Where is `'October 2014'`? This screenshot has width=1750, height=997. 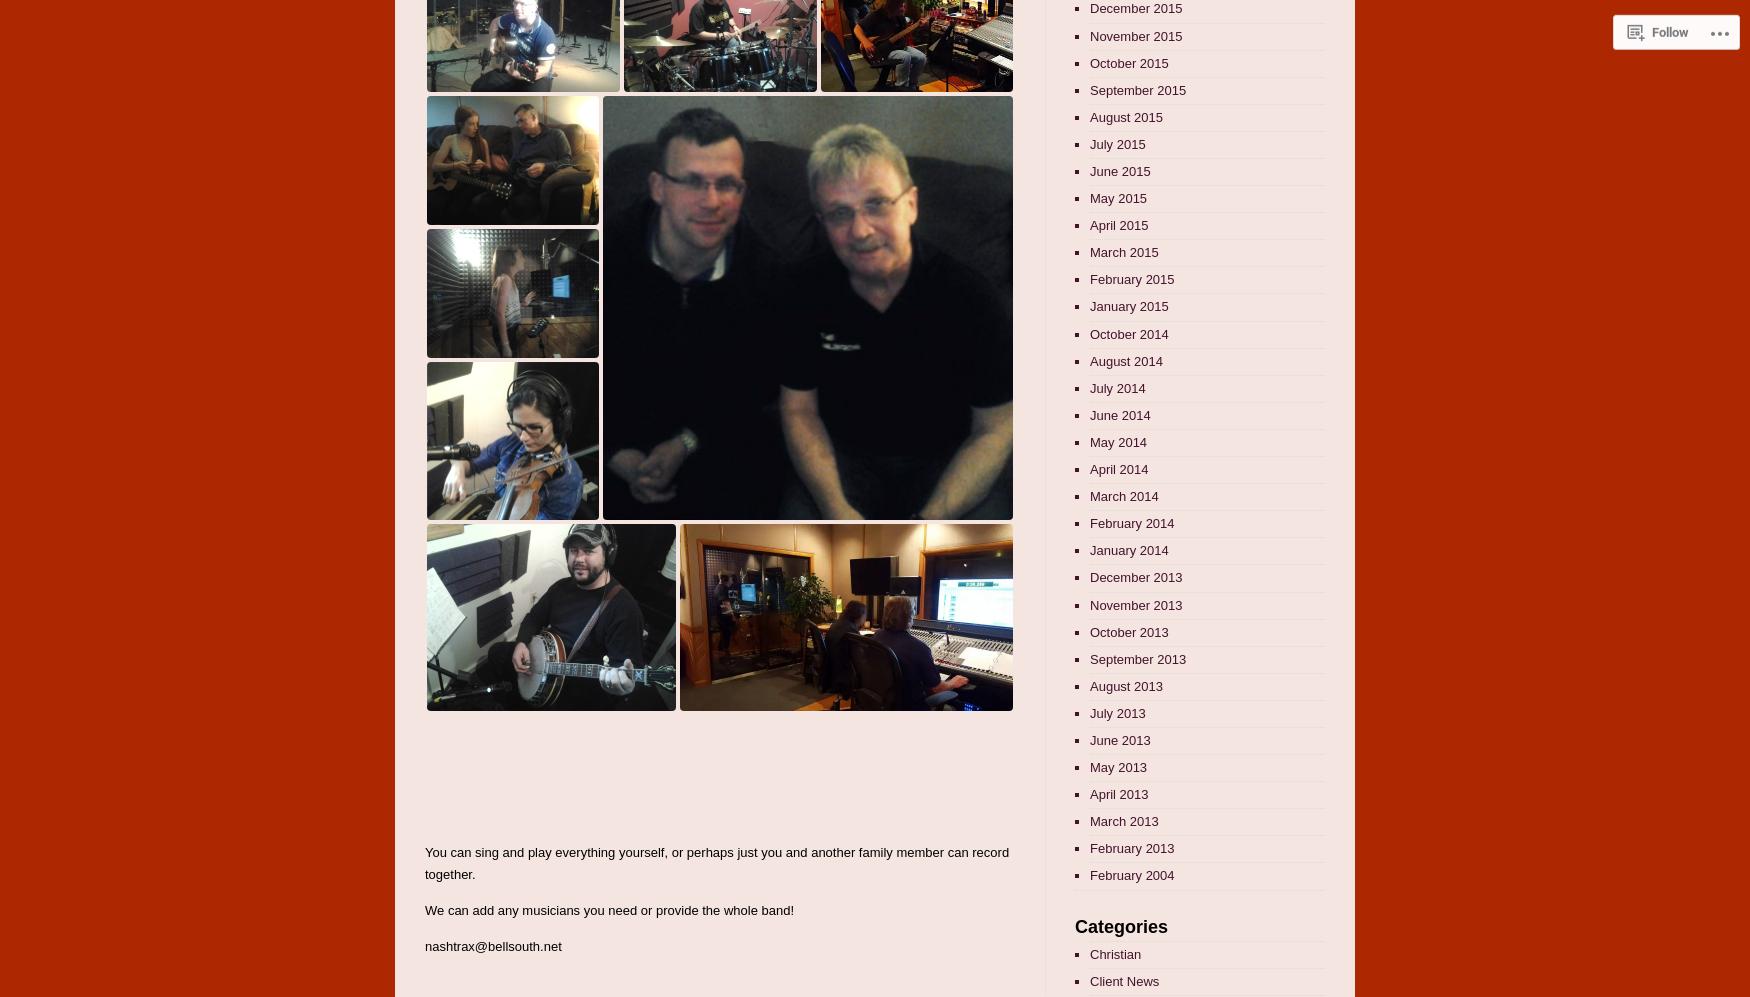
'October 2014' is located at coordinates (1127, 332).